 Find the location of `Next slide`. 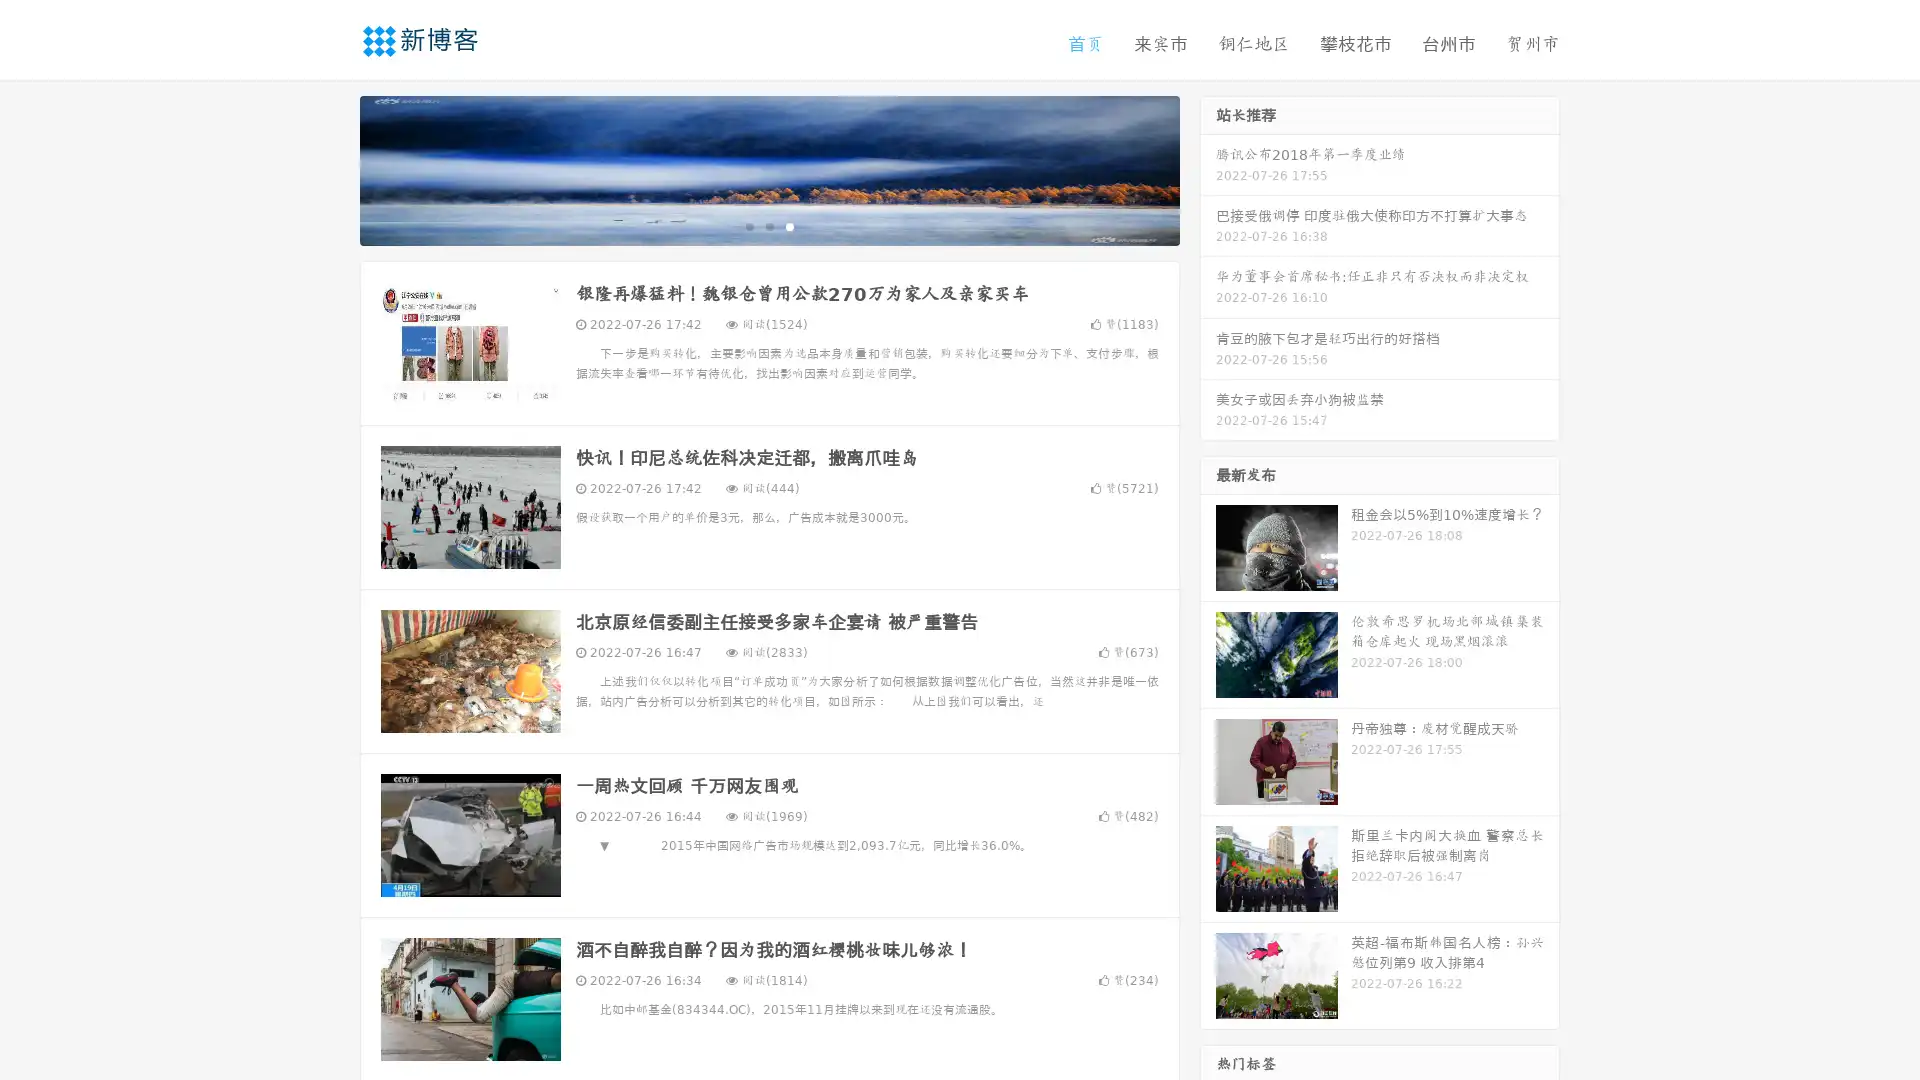

Next slide is located at coordinates (1208, 168).